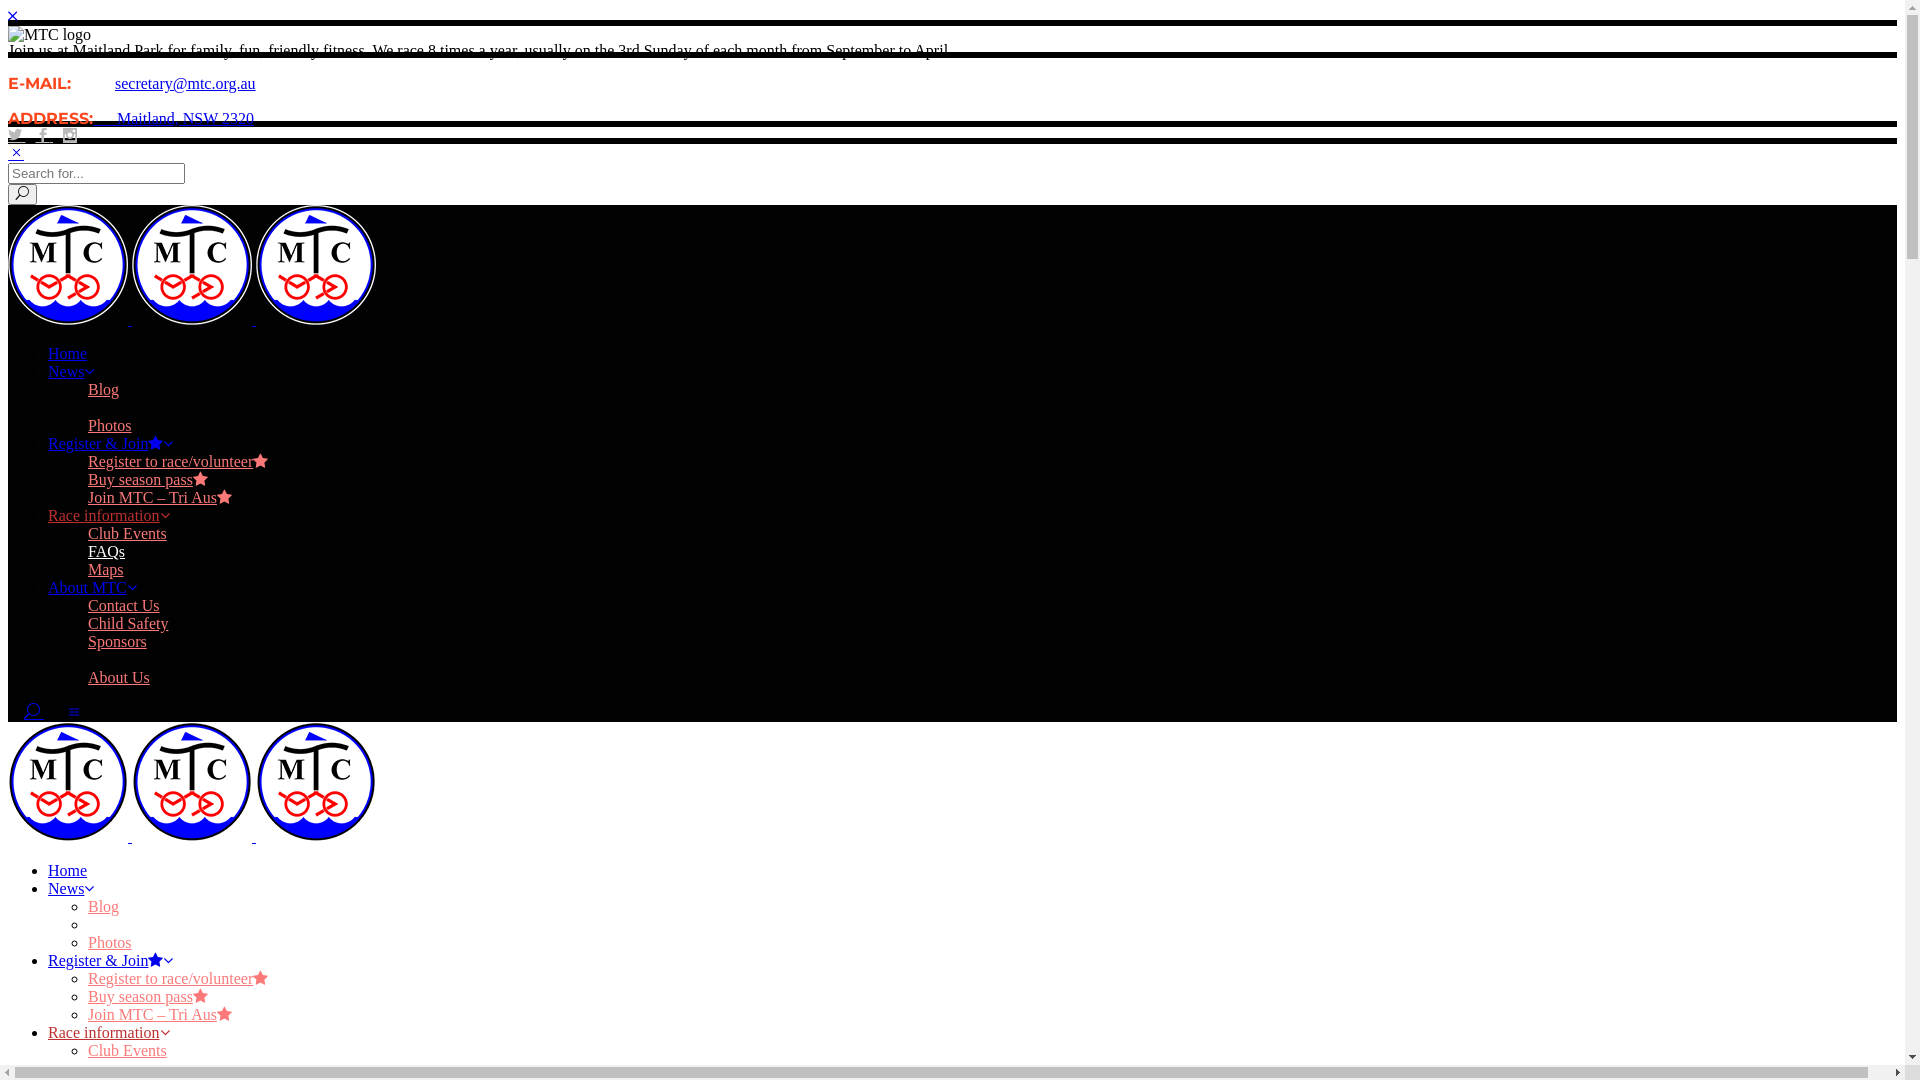  Describe the element at coordinates (86, 532) in the screenshot. I see `'Club Events'` at that location.